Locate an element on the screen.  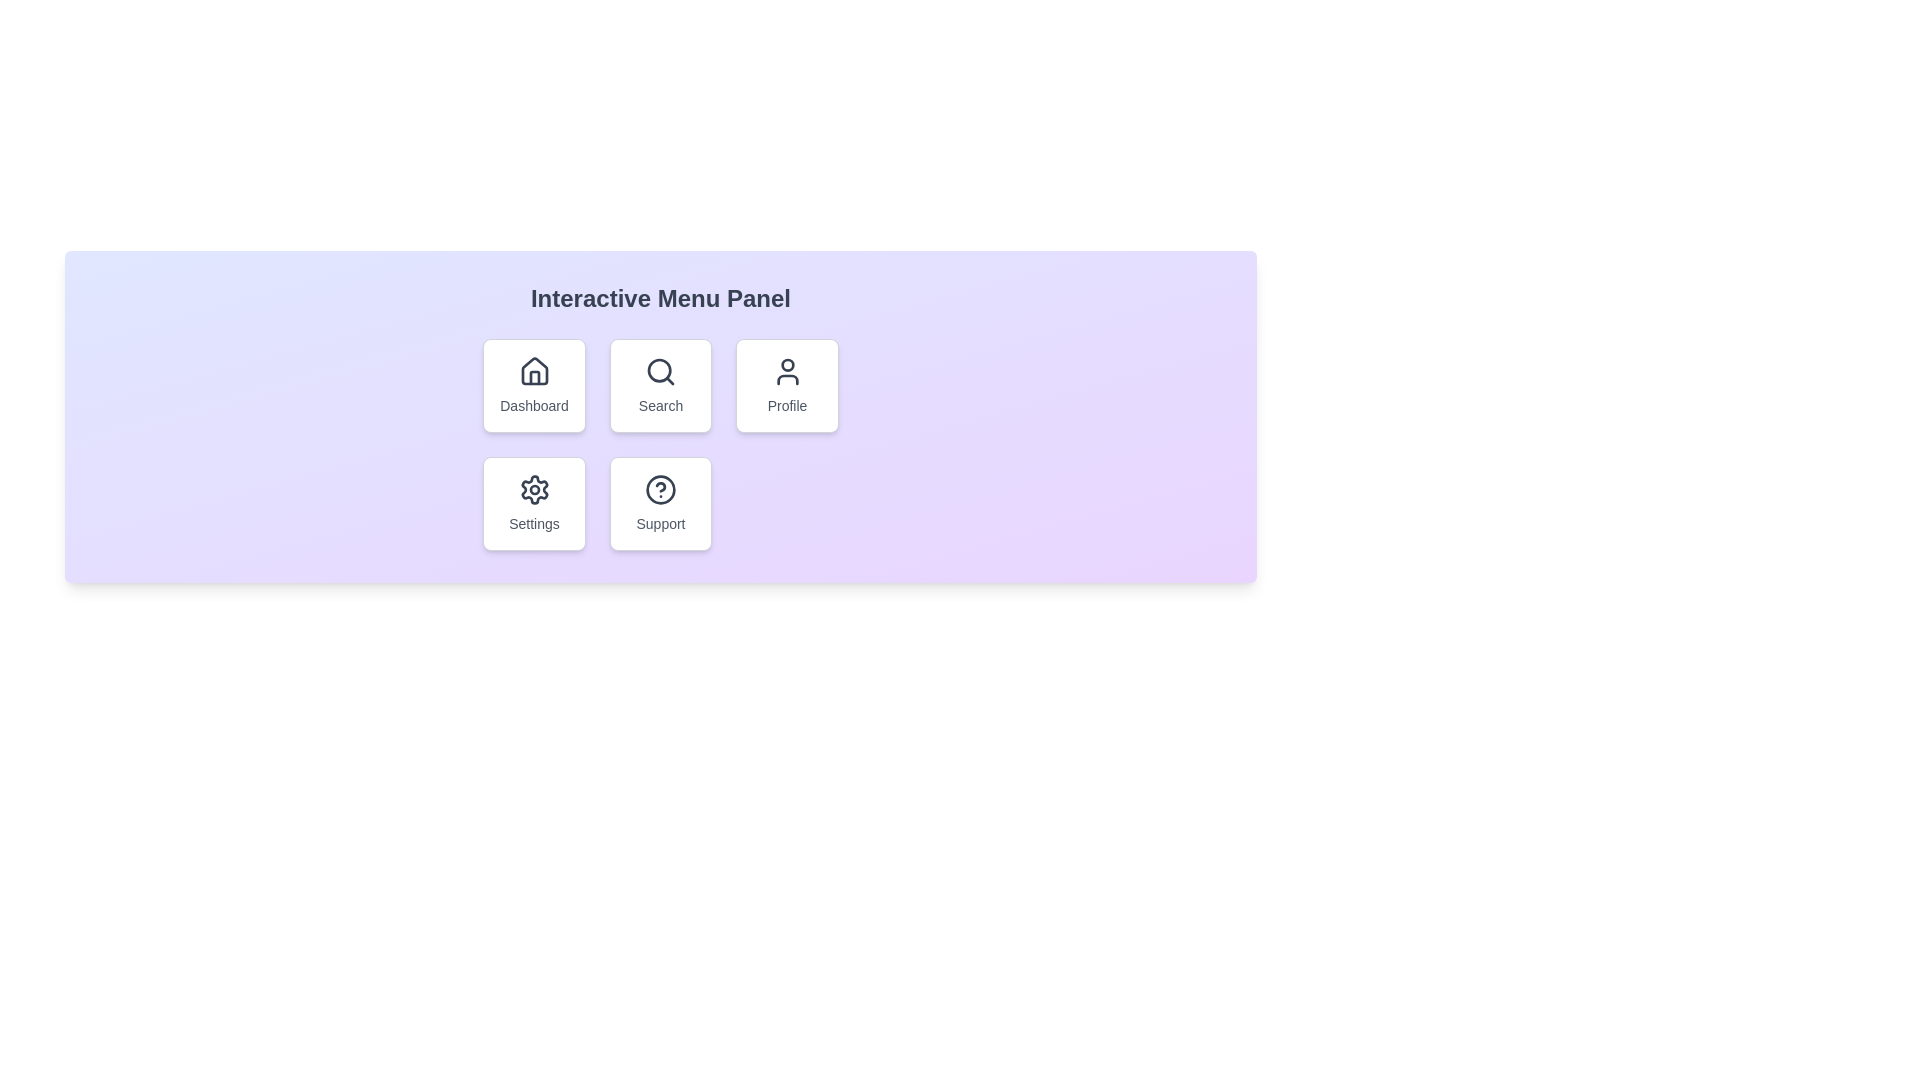
the inner portion of the magnifying glass symbol of the 'Search' button, which is located at the top row, middle position of the panel is located at coordinates (659, 370).